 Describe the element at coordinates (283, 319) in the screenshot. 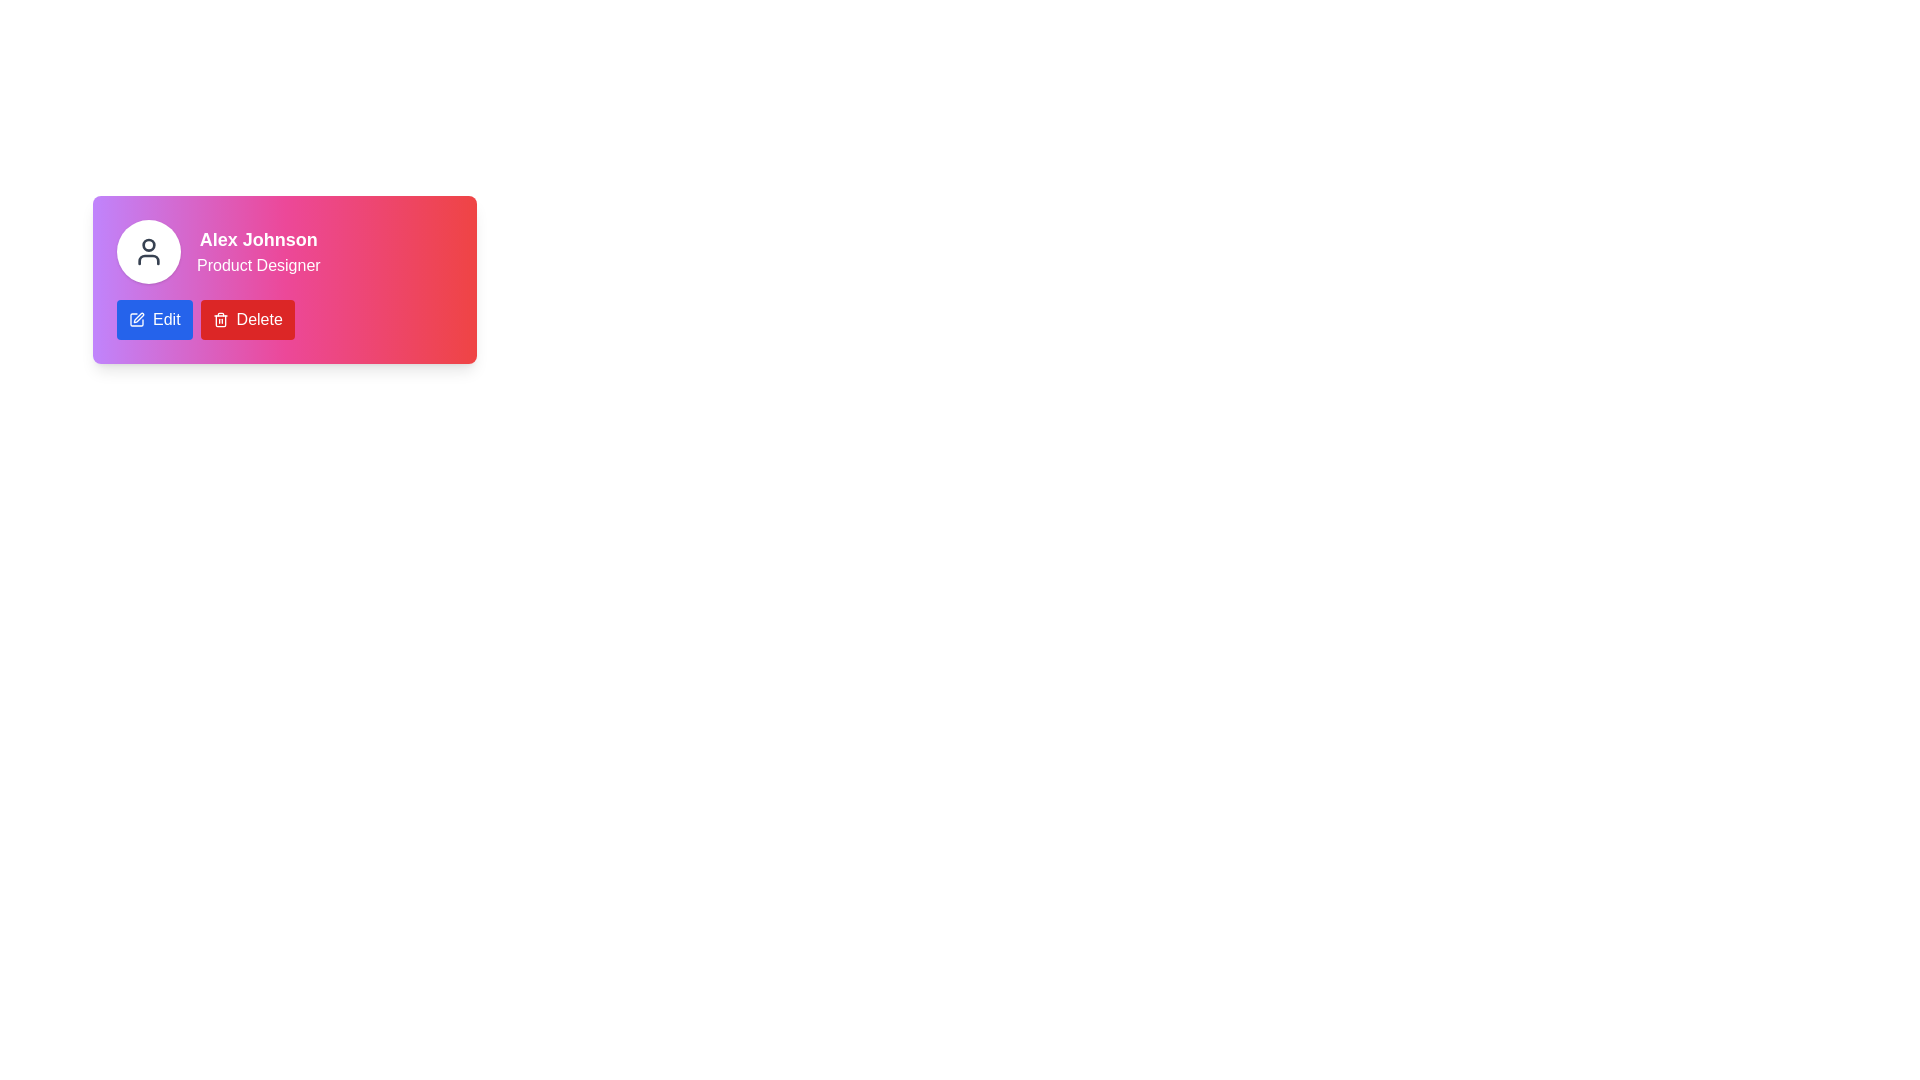

I see `the 'Delete' button in the button group below 'Alex Johnson, Product Designer'` at that location.